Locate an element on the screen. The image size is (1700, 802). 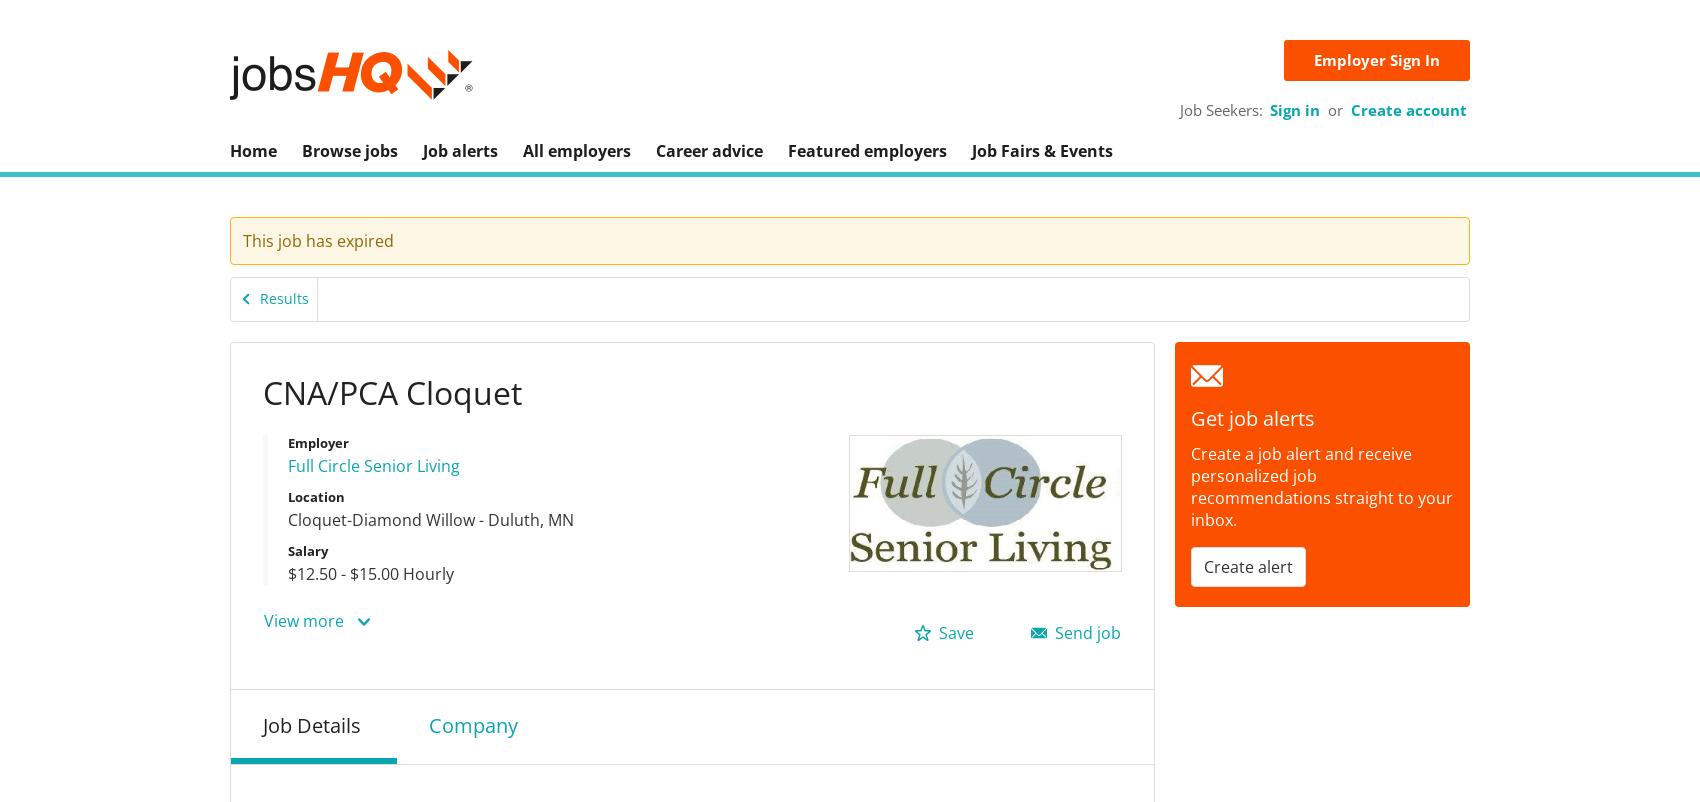
'Save' is located at coordinates (956, 632).